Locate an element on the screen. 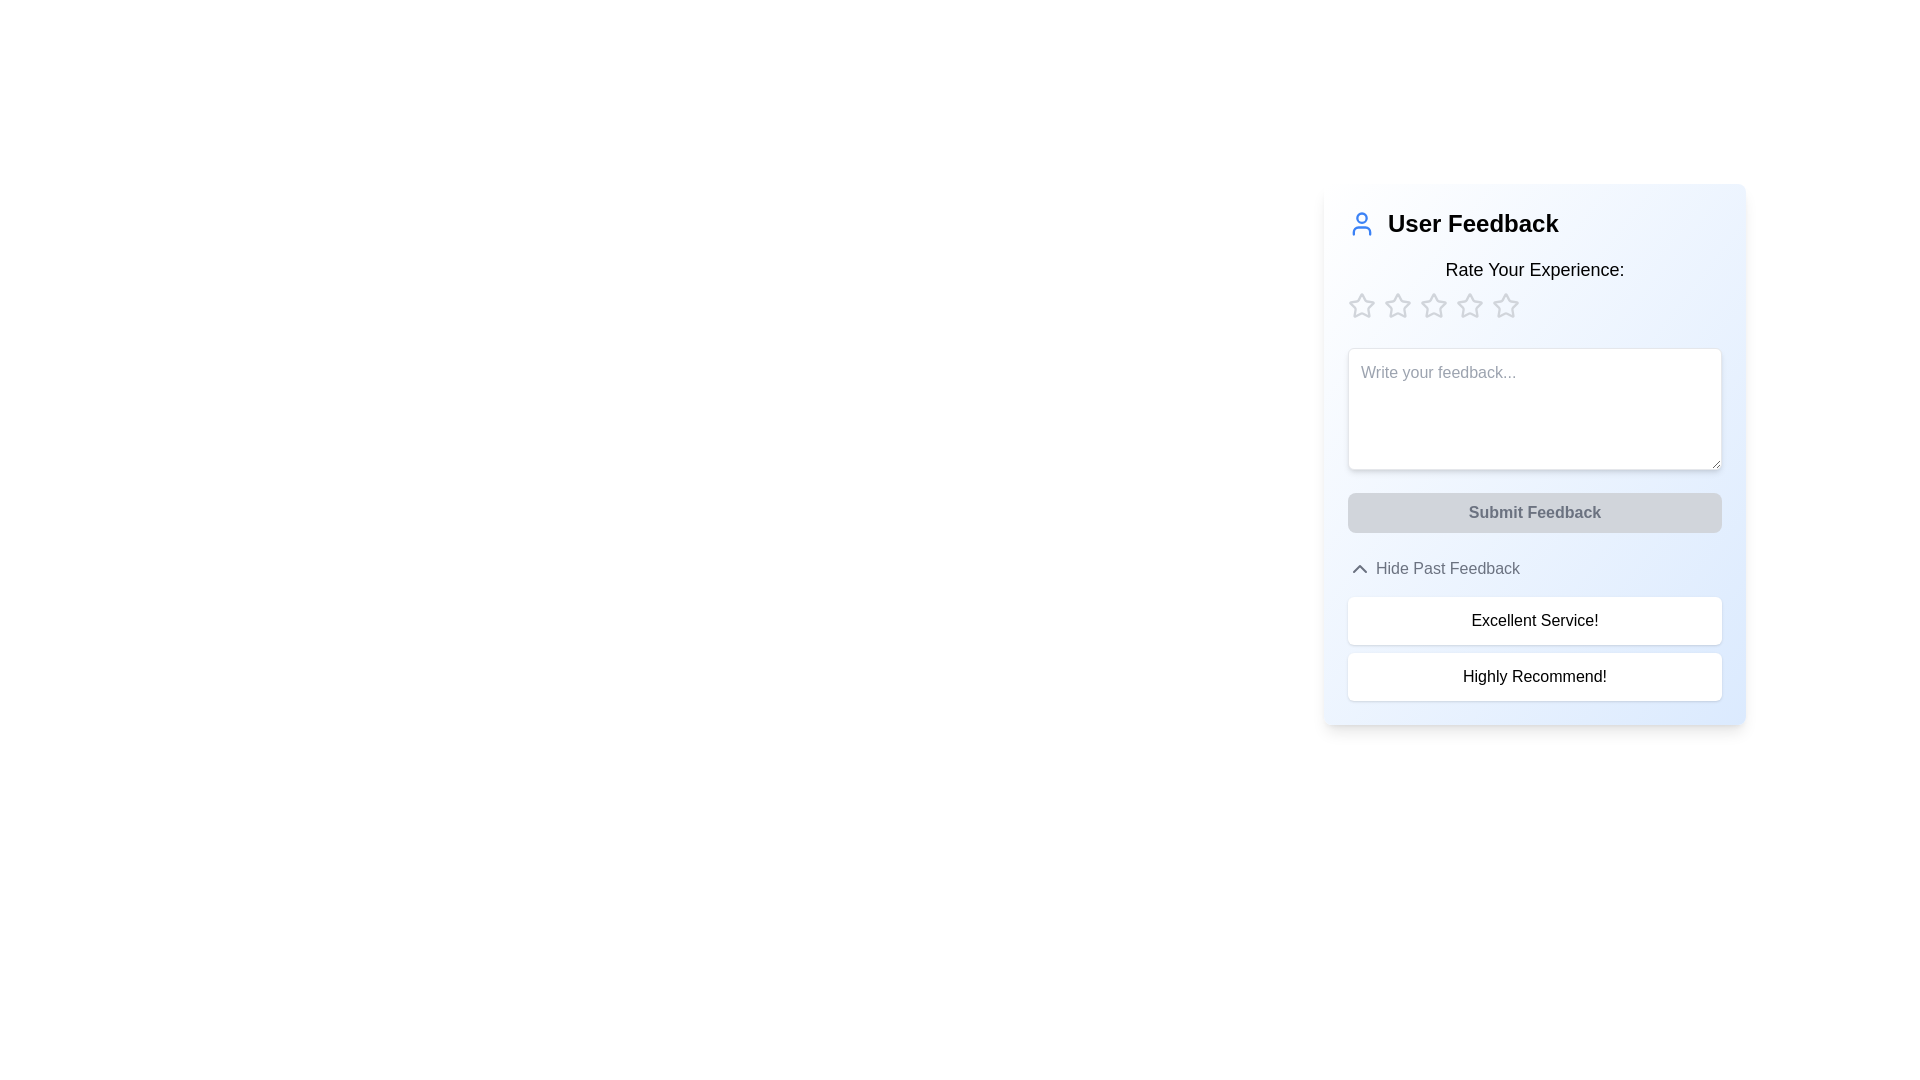 The height and width of the screenshot is (1080, 1920). text label that introduces the user feedback section, located to the right of the user icon and aligned with other elements in the same row is located at coordinates (1473, 223).